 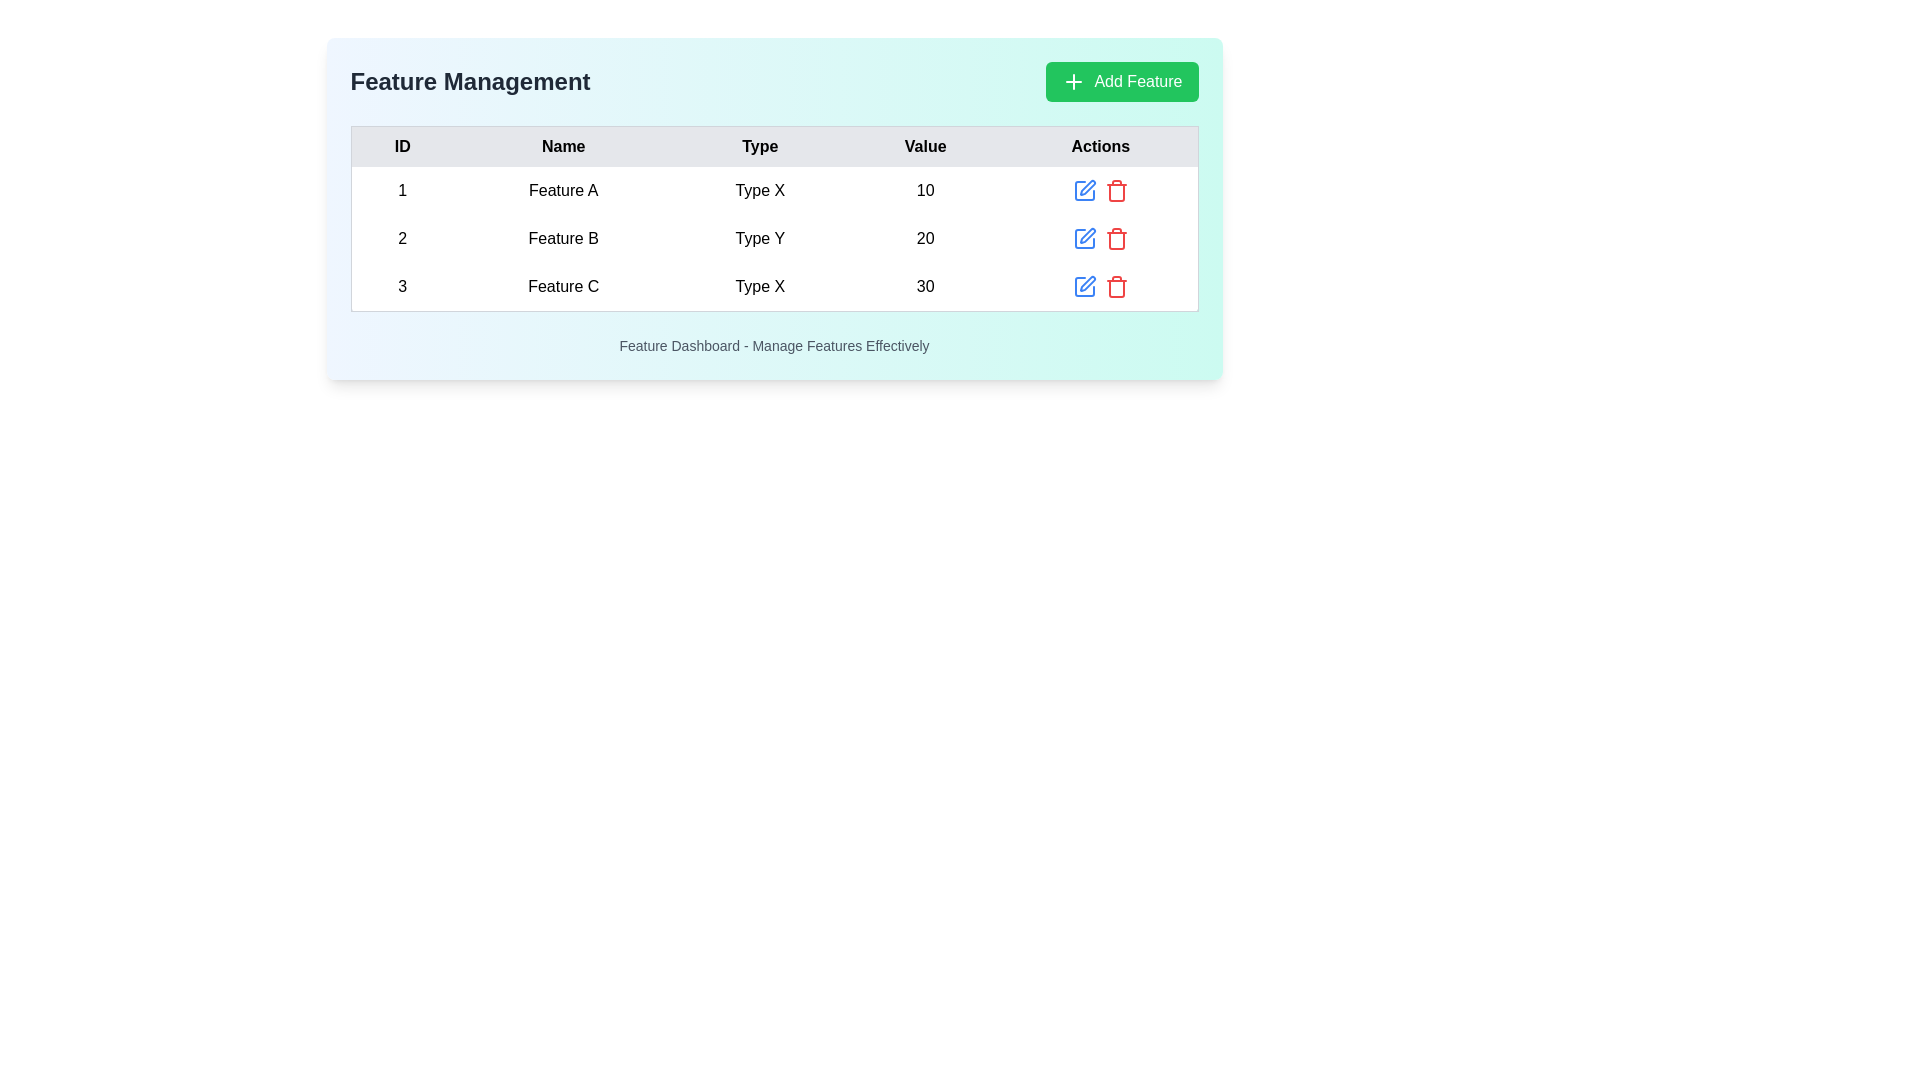 What do you see at coordinates (924, 287) in the screenshot?
I see `the static text element displaying the value associated with a feature entry, located in the fourth column of the third row under the 'Value' header` at bounding box center [924, 287].